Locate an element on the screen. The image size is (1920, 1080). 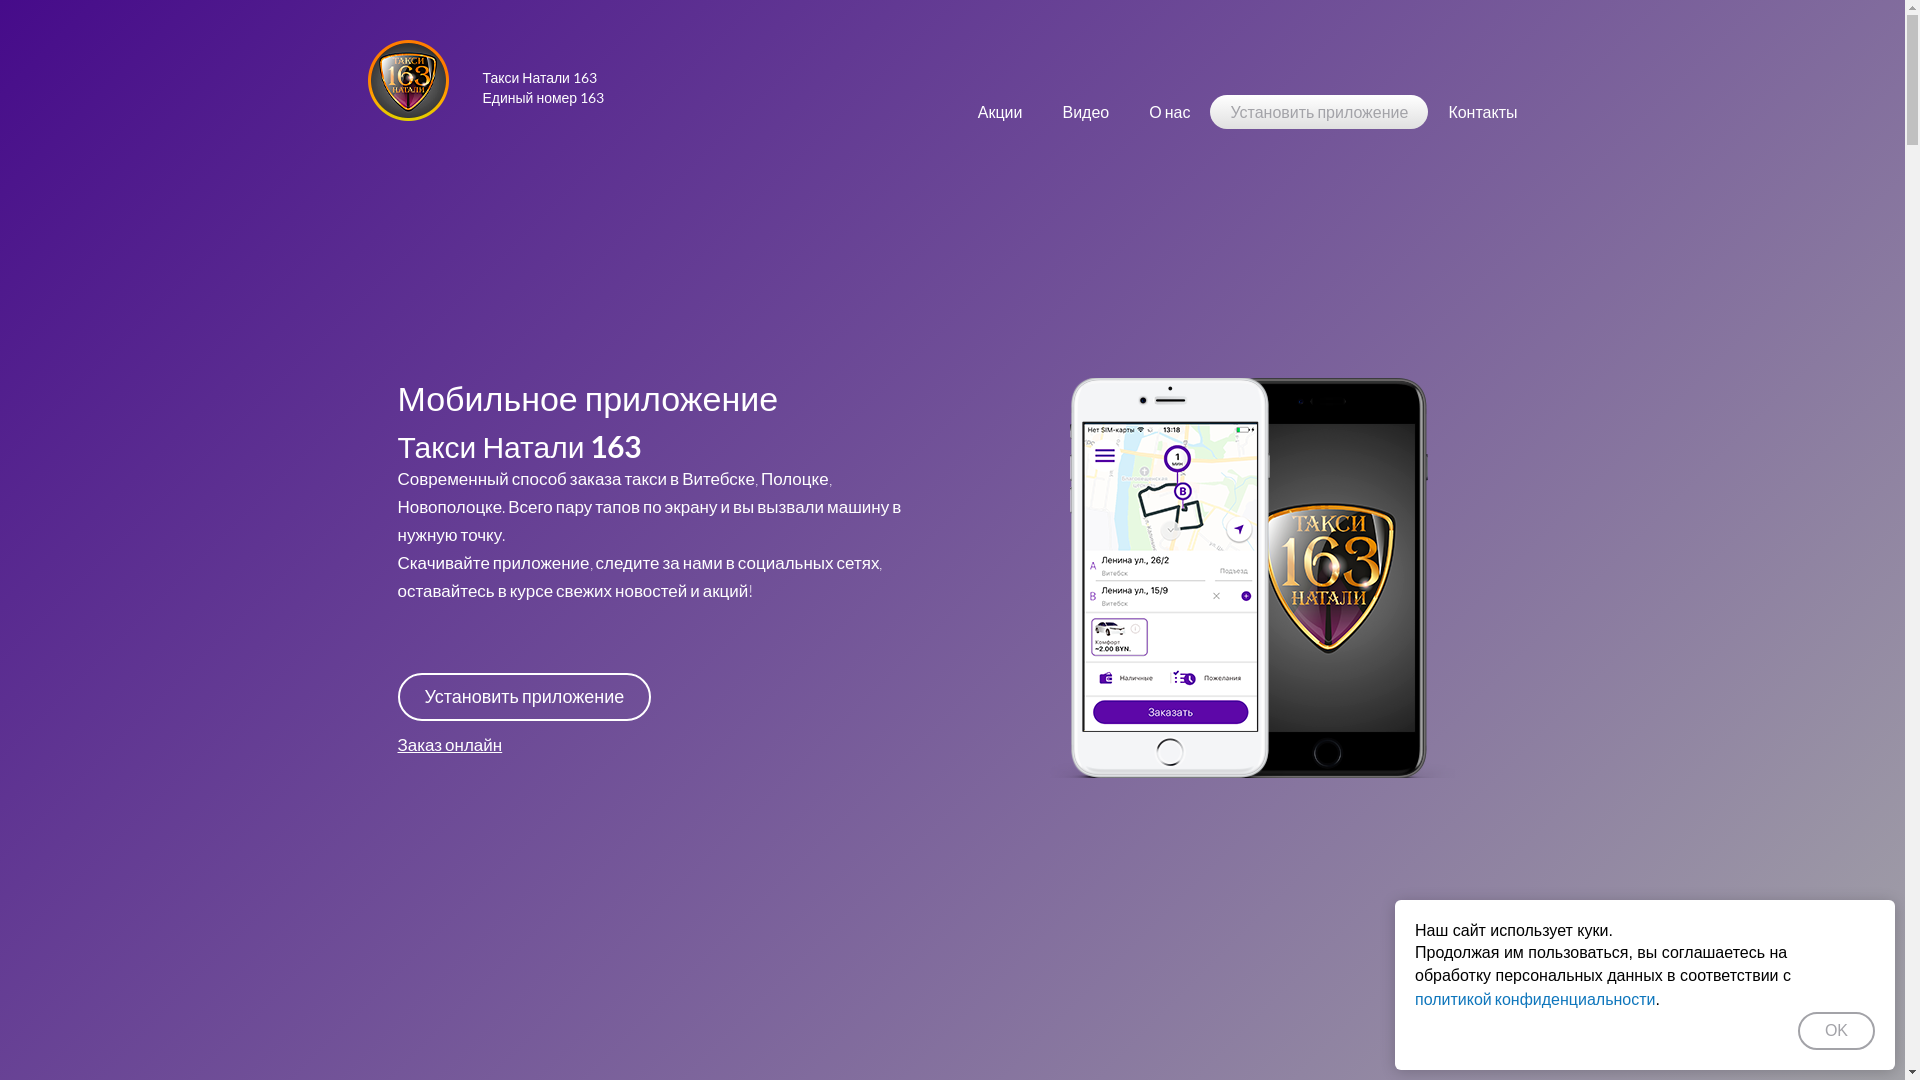
'OK' is located at coordinates (1798, 1030).